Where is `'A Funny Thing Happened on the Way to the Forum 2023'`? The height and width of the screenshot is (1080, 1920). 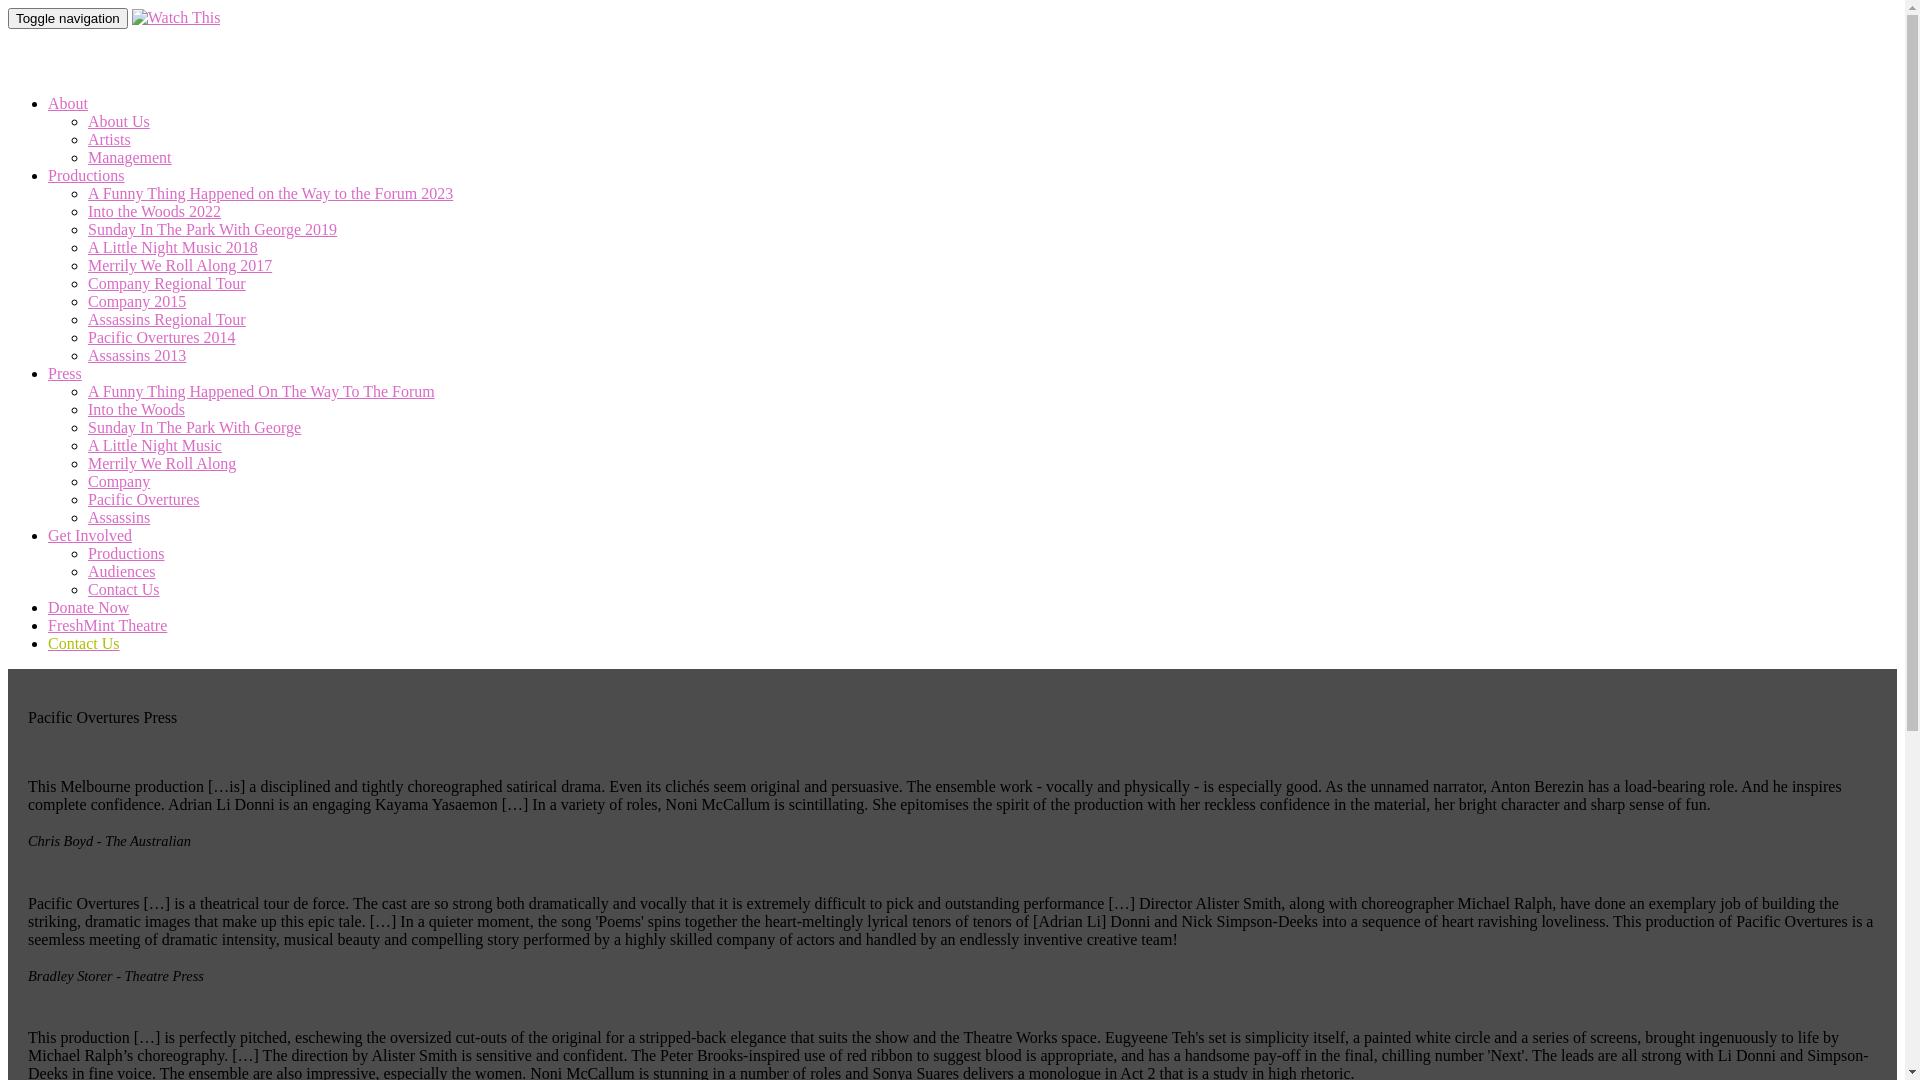
'A Funny Thing Happened on the Way to the Forum 2023' is located at coordinates (269, 193).